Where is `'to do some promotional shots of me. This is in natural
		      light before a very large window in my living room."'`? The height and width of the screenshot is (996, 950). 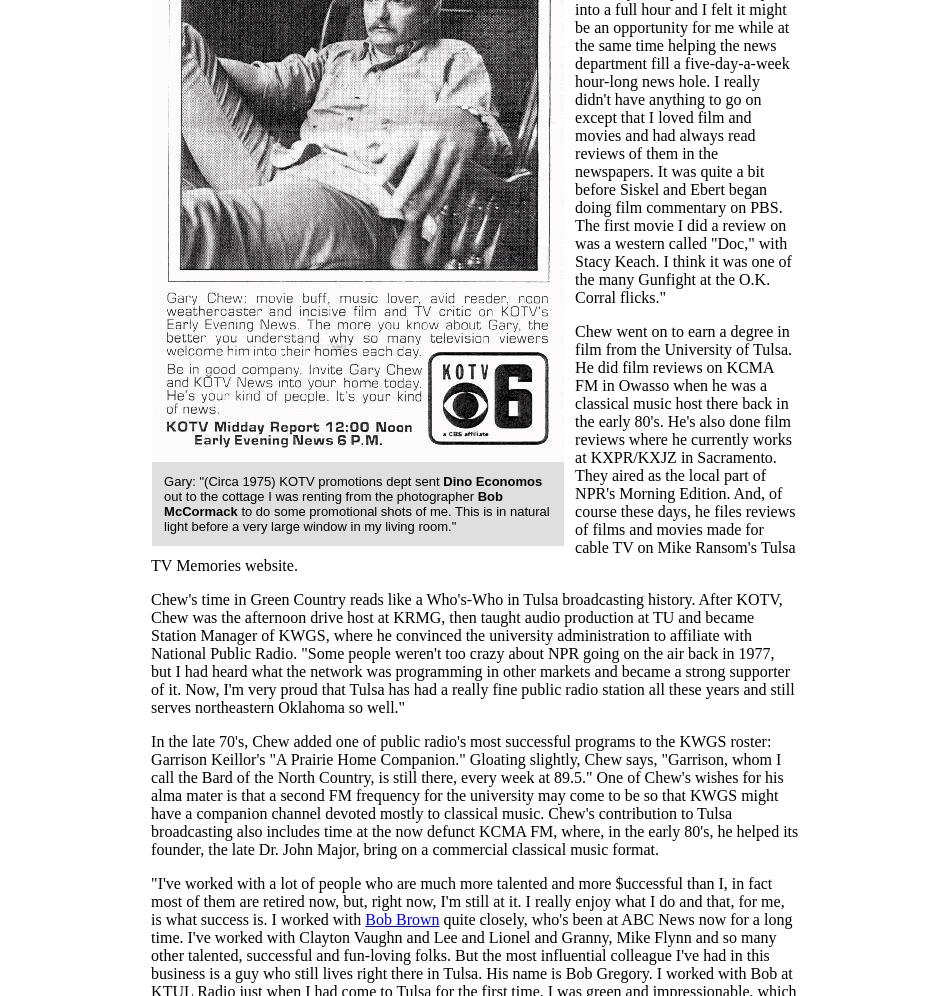 'to do some promotional shots of me. This is in natural
		      light before a very large window in my living room."' is located at coordinates (355, 519).